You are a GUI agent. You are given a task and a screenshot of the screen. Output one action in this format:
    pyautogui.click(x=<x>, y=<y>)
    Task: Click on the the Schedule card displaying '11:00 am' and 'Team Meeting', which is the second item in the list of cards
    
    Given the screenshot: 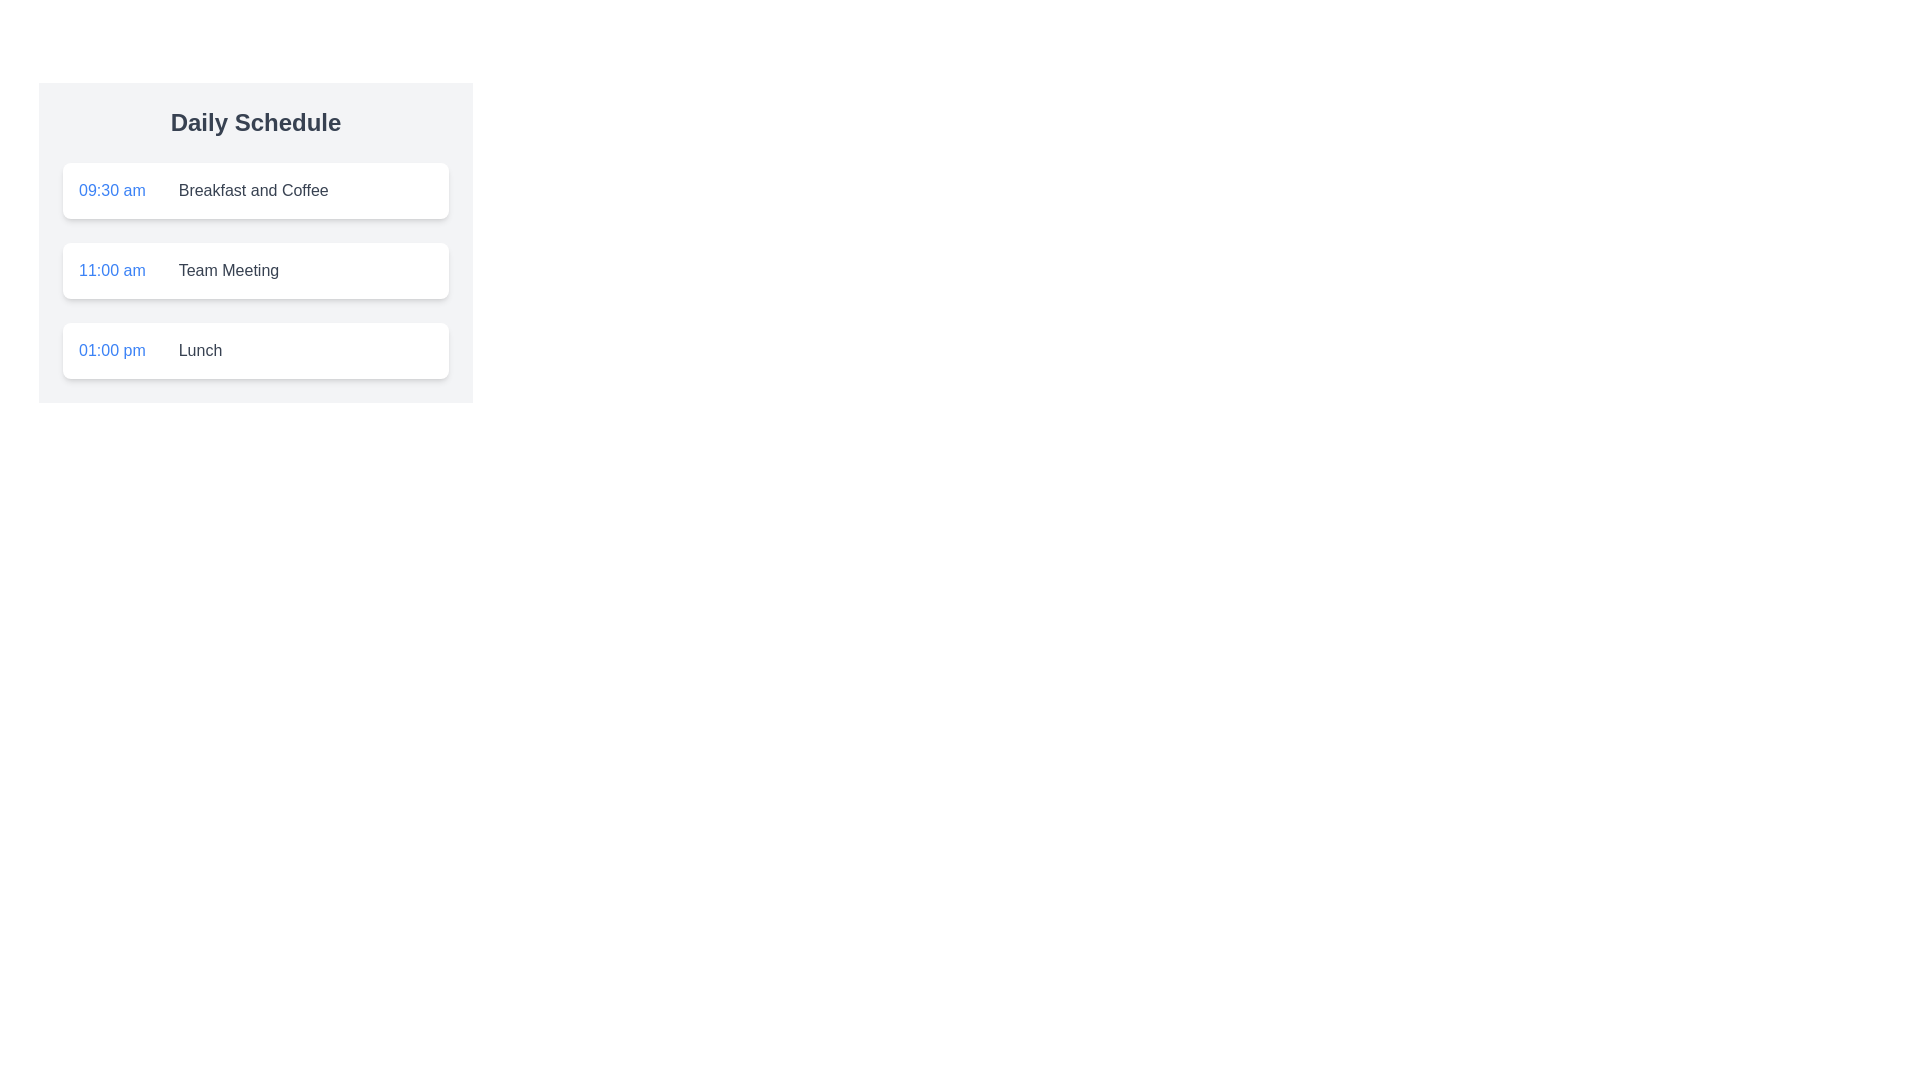 What is the action you would take?
    pyautogui.click(x=254, y=270)
    